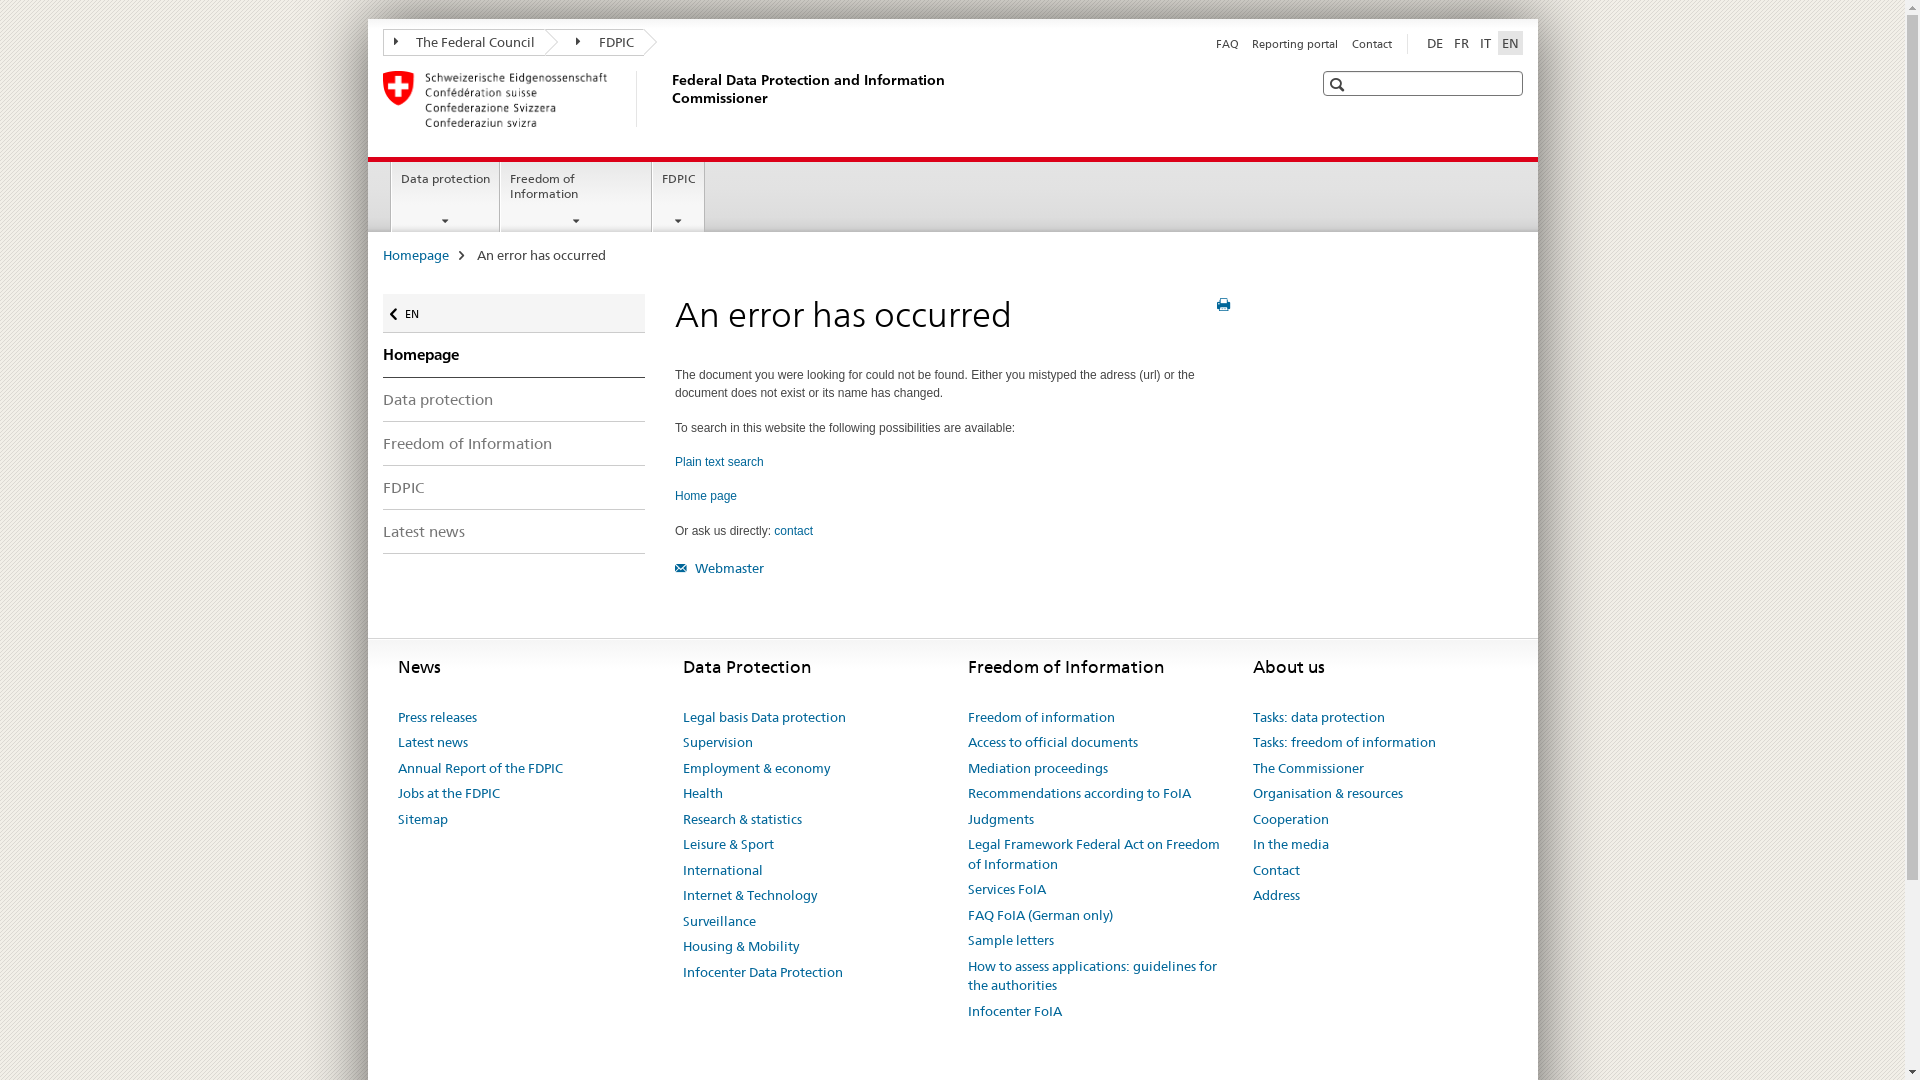  What do you see at coordinates (1485, 42) in the screenshot?
I see `'IT'` at bounding box center [1485, 42].